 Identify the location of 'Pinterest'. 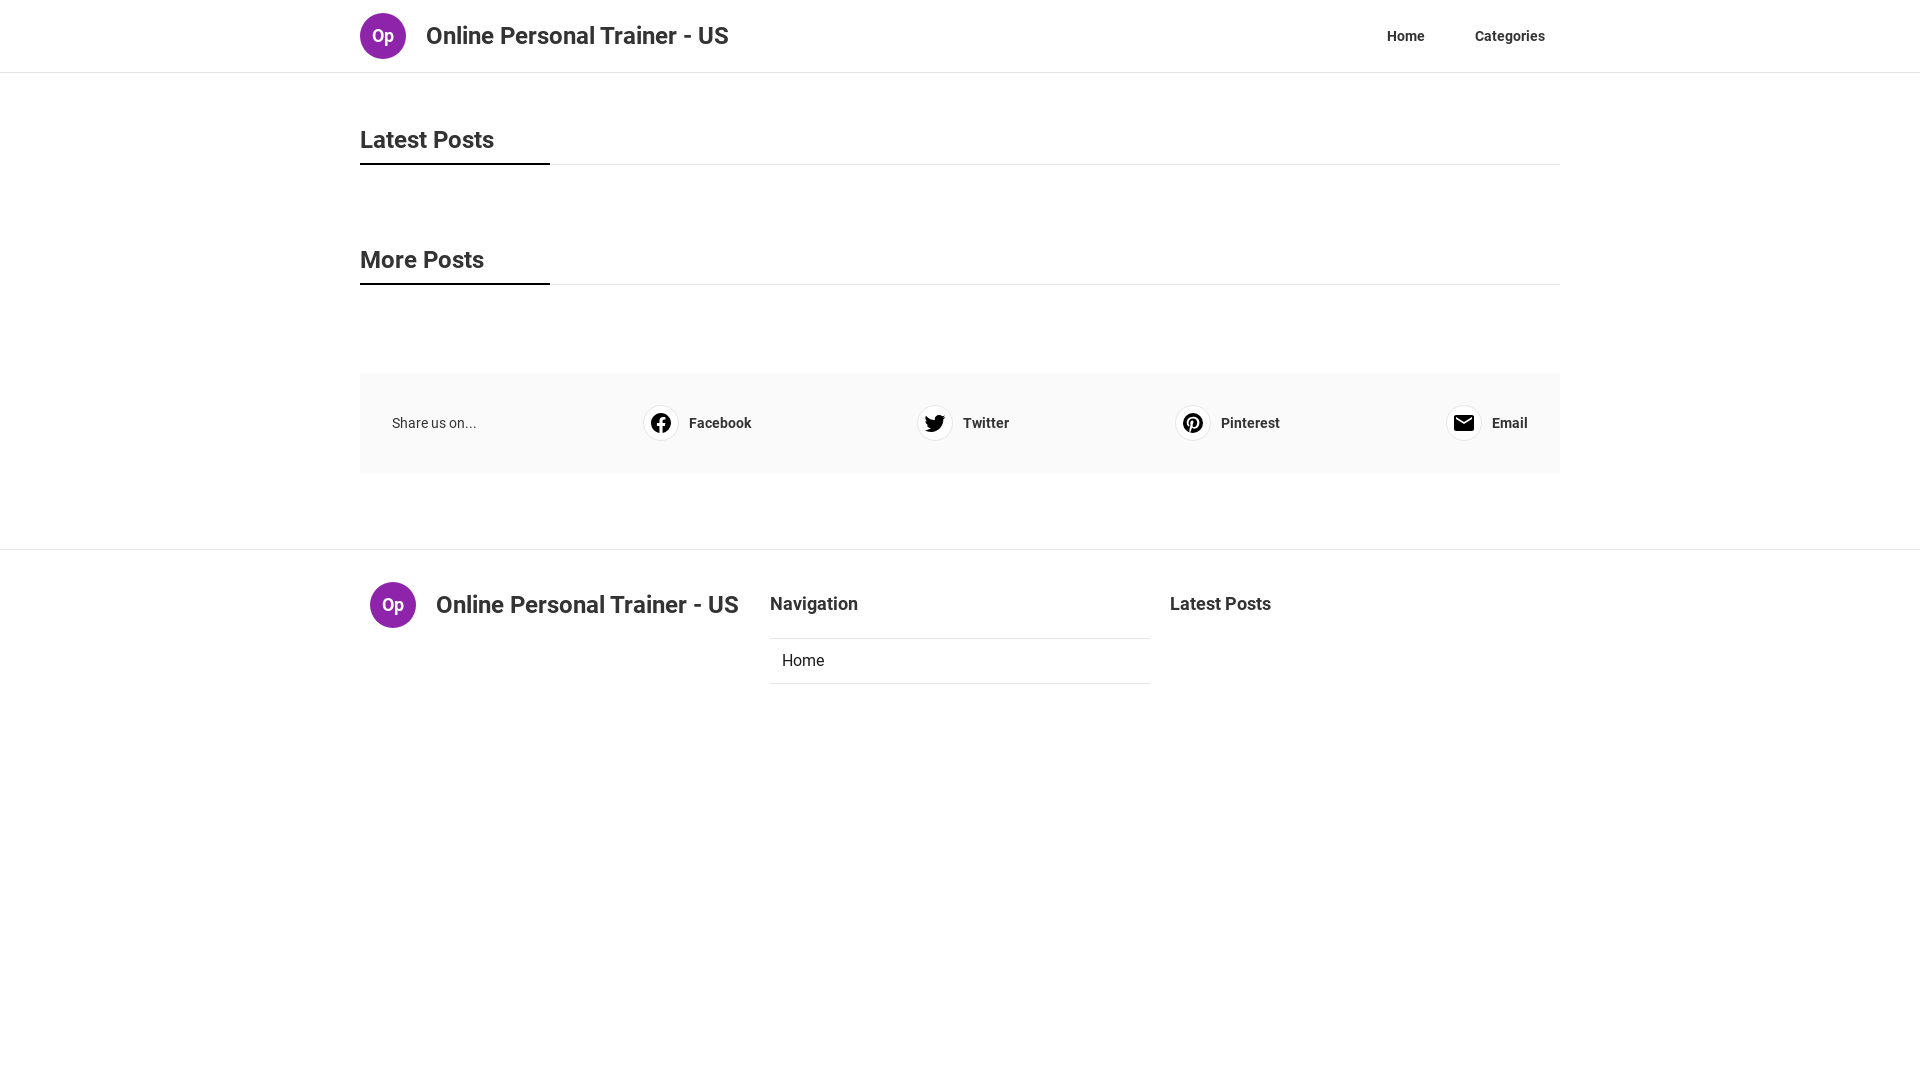
(1226, 422).